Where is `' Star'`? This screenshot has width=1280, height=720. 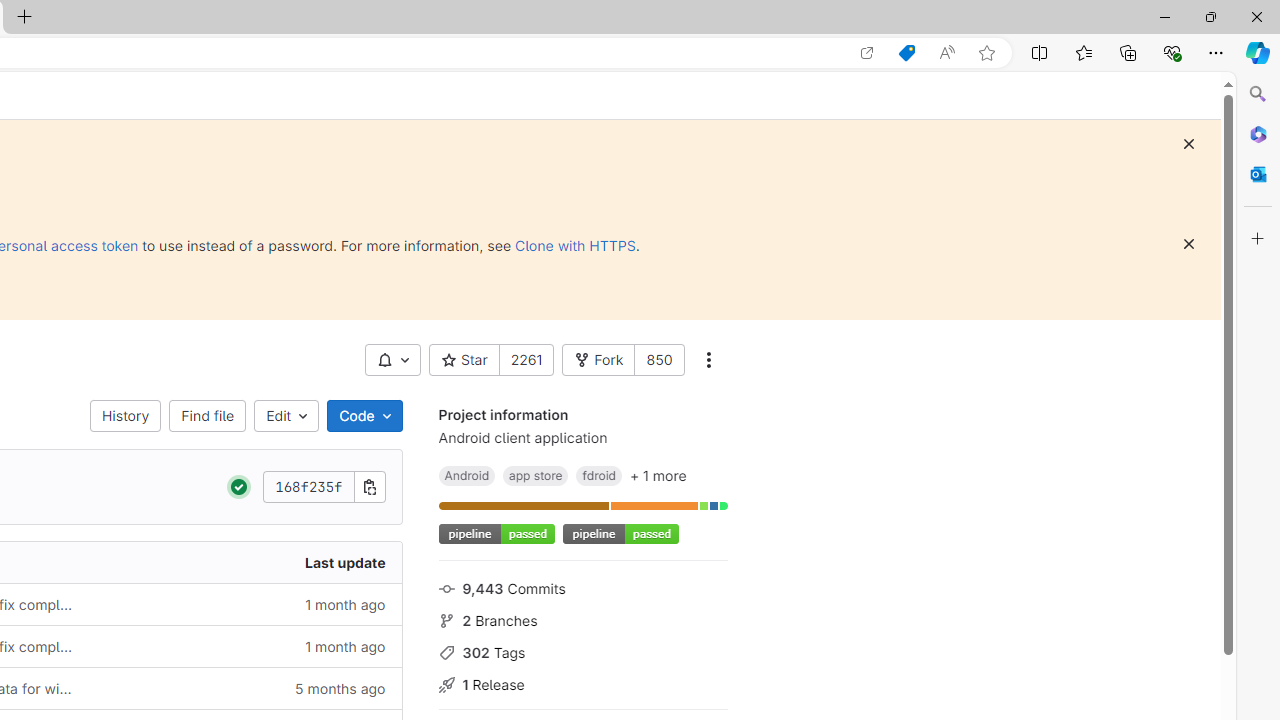 ' Star' is located at coordinates (463, 360).